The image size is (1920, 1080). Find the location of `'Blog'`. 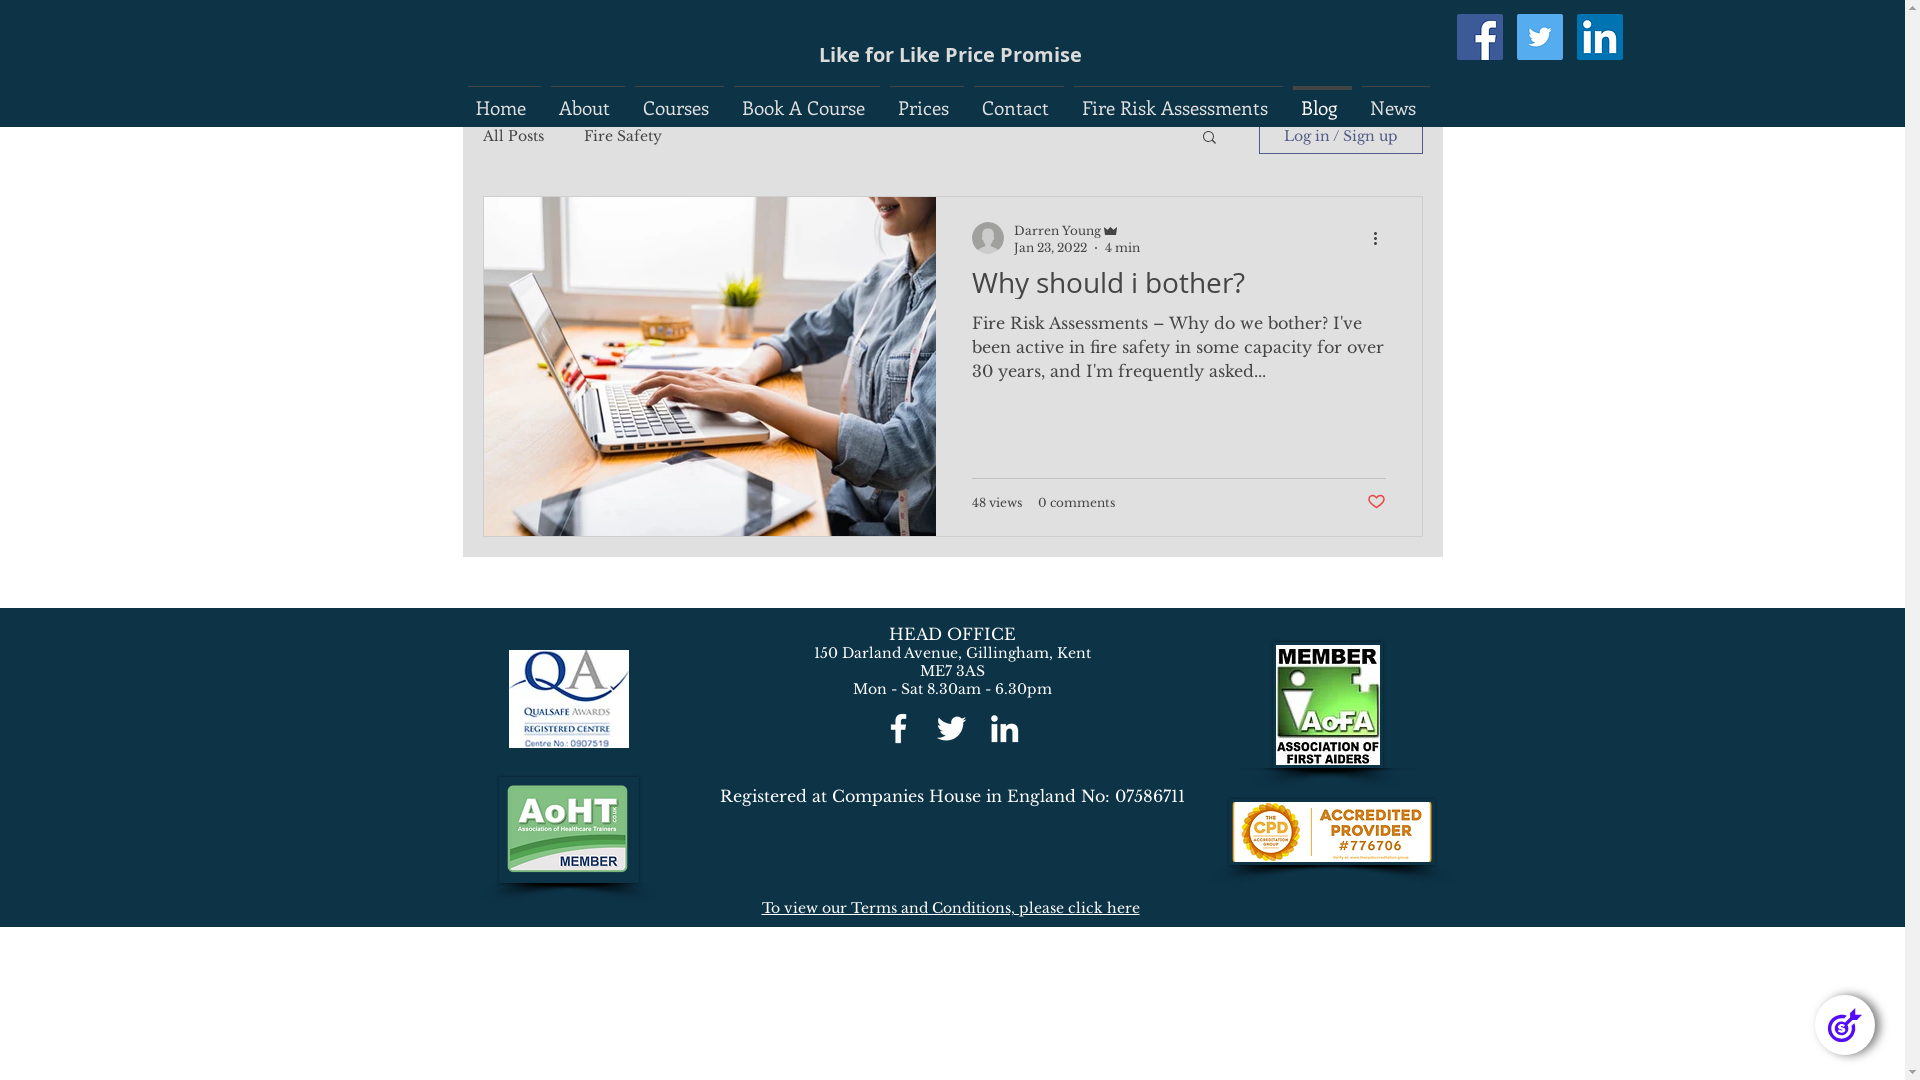

'Blog' is located at coordinates (1322, 98).